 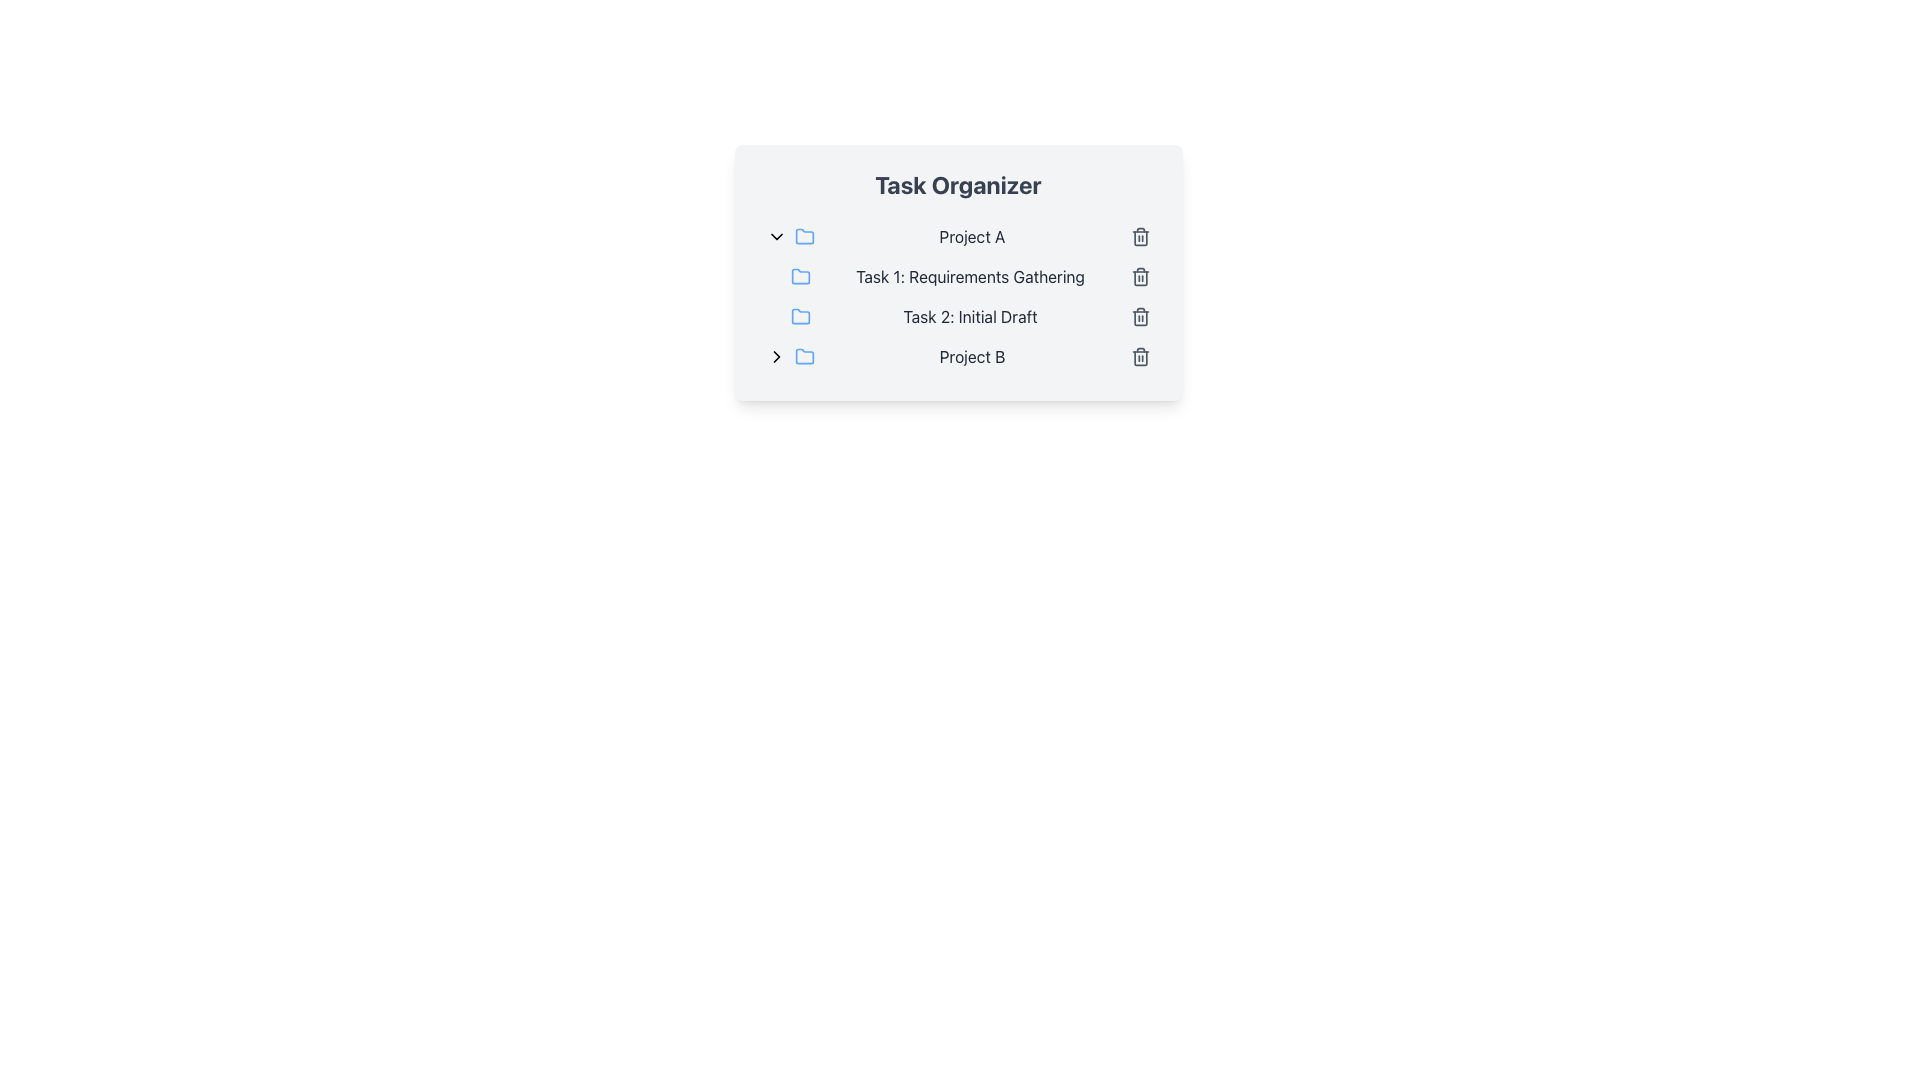 I want to click on text label 'Task 1: Requirements Gathering', which is the first task in the list under 'Project A', so click(x=970, y=277).